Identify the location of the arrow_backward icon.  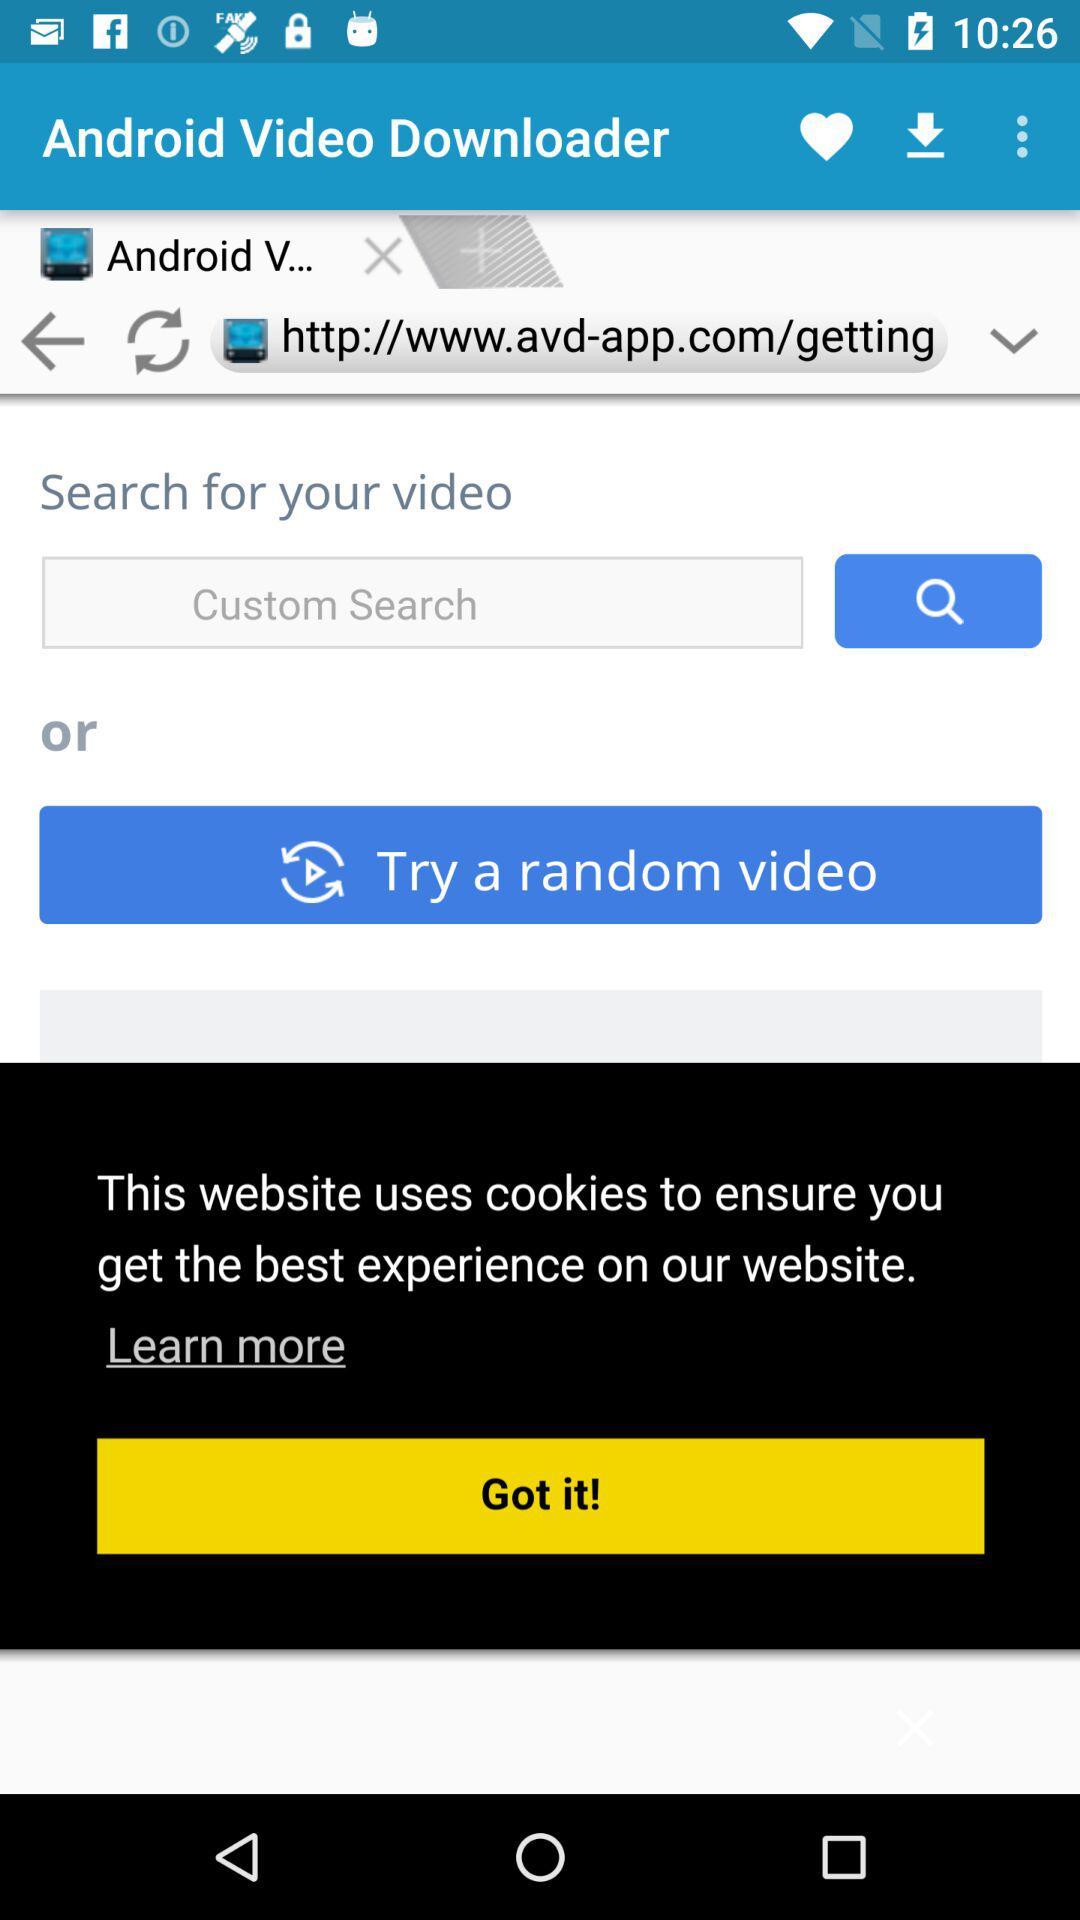
(51, 341).